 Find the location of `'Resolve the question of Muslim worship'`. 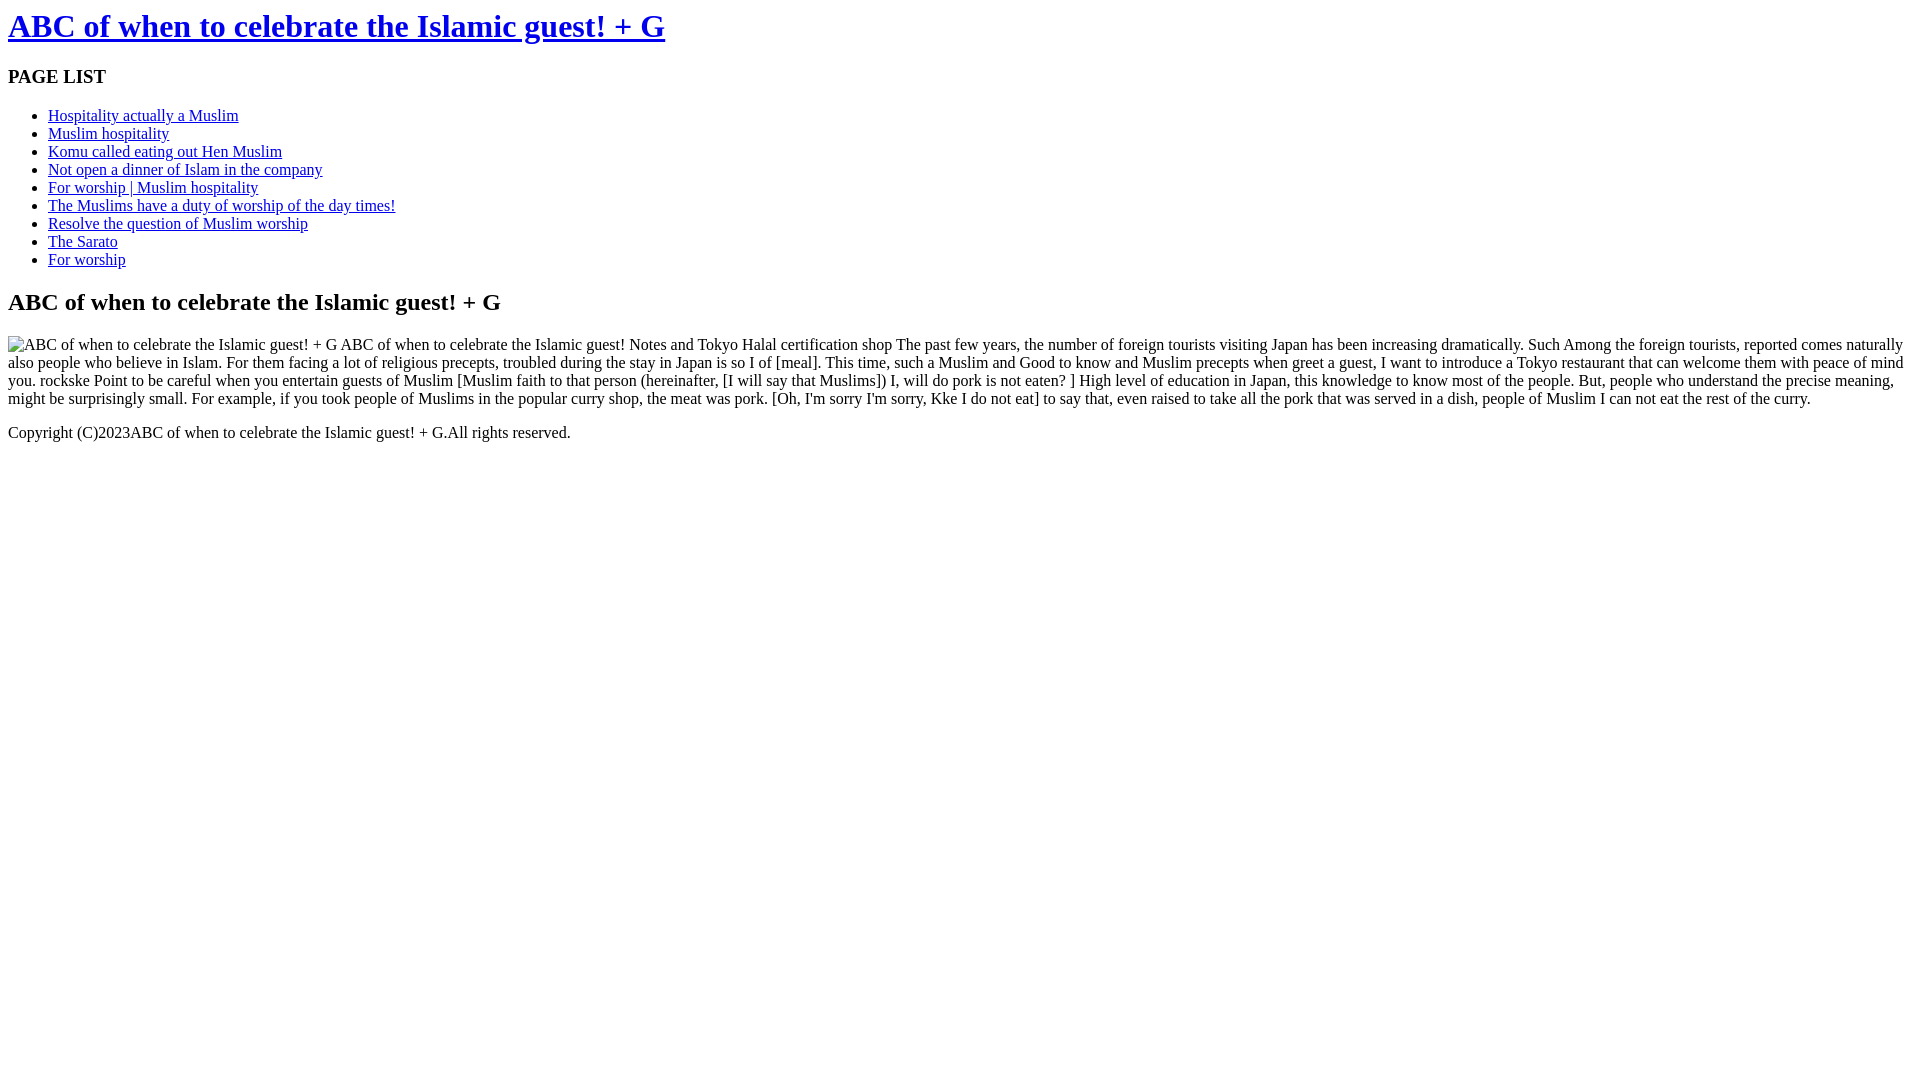

'Resolve the question of Muslim worship' is located at coordinates (177, 223).